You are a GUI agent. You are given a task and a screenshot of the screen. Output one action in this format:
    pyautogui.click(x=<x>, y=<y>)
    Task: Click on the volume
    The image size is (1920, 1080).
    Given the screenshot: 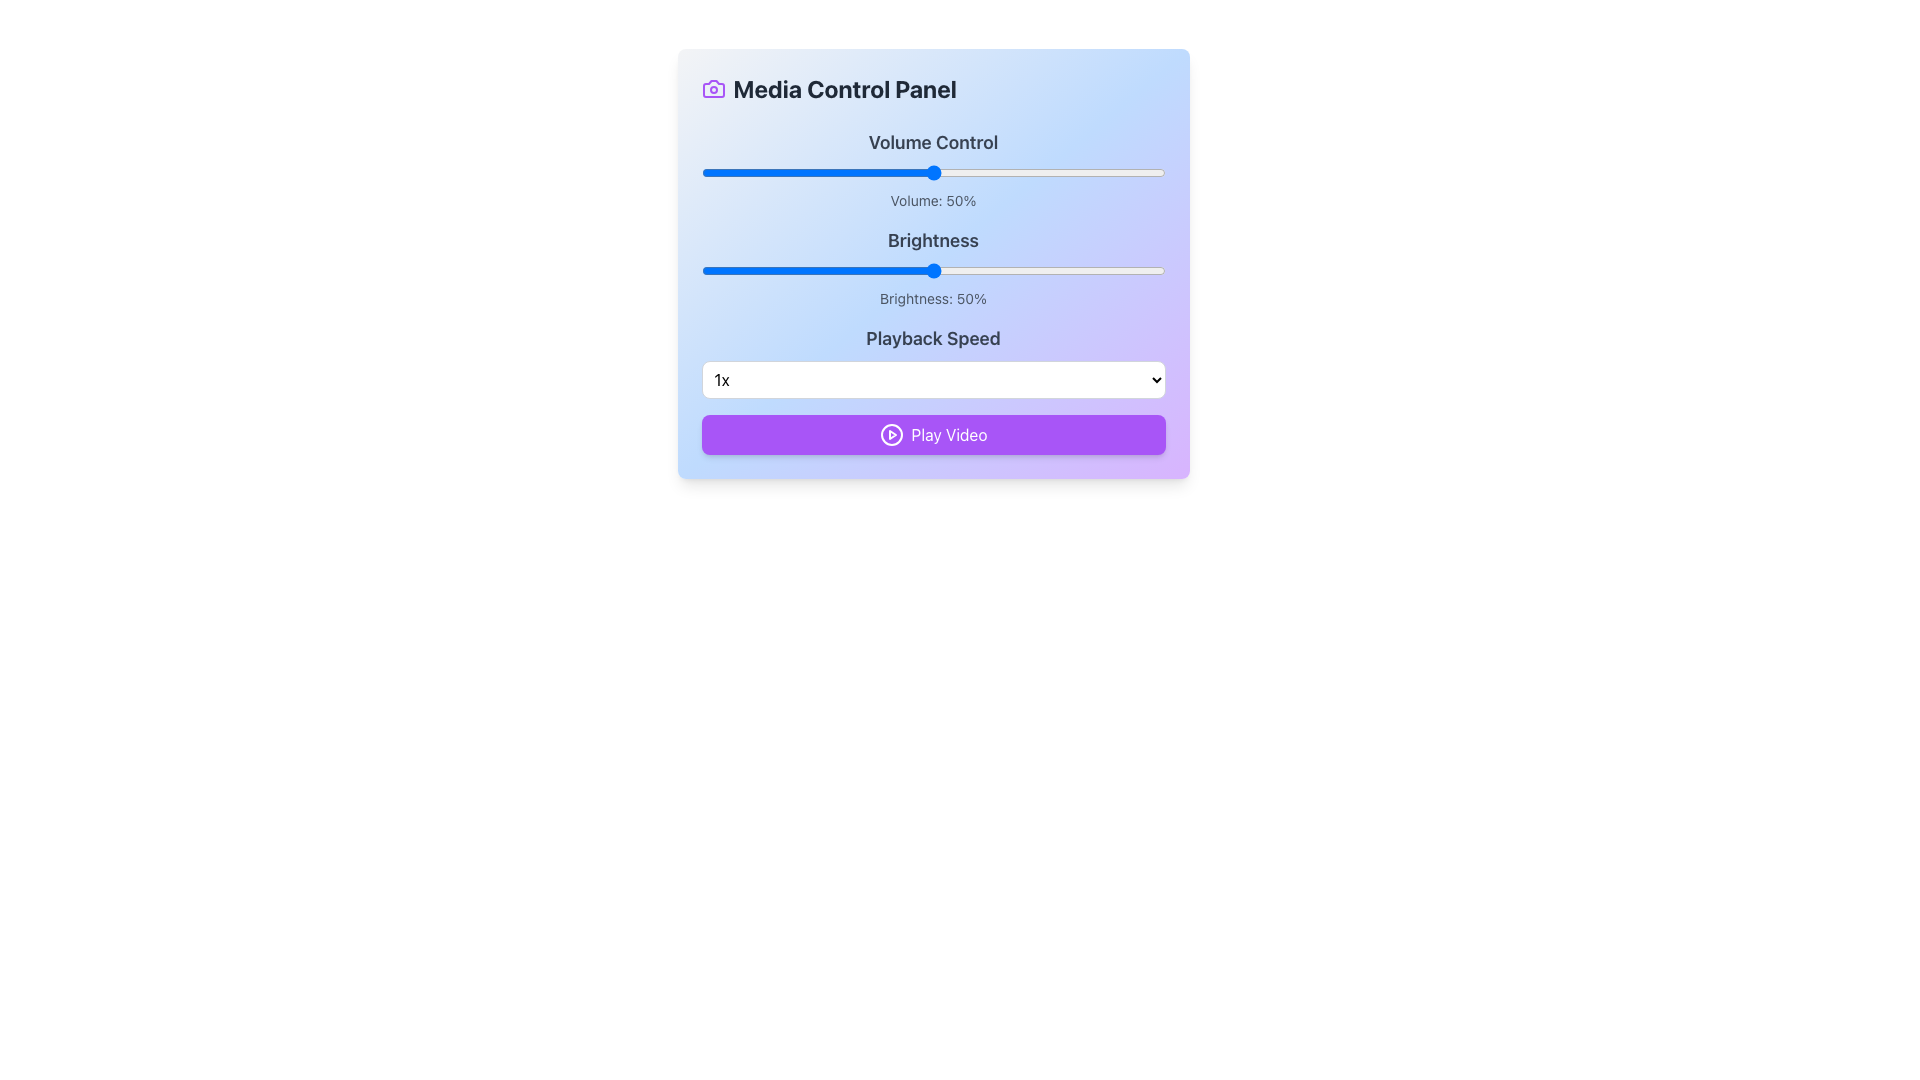 What is the action you would take?
    pyautogui.click(x=913, y=172)
    